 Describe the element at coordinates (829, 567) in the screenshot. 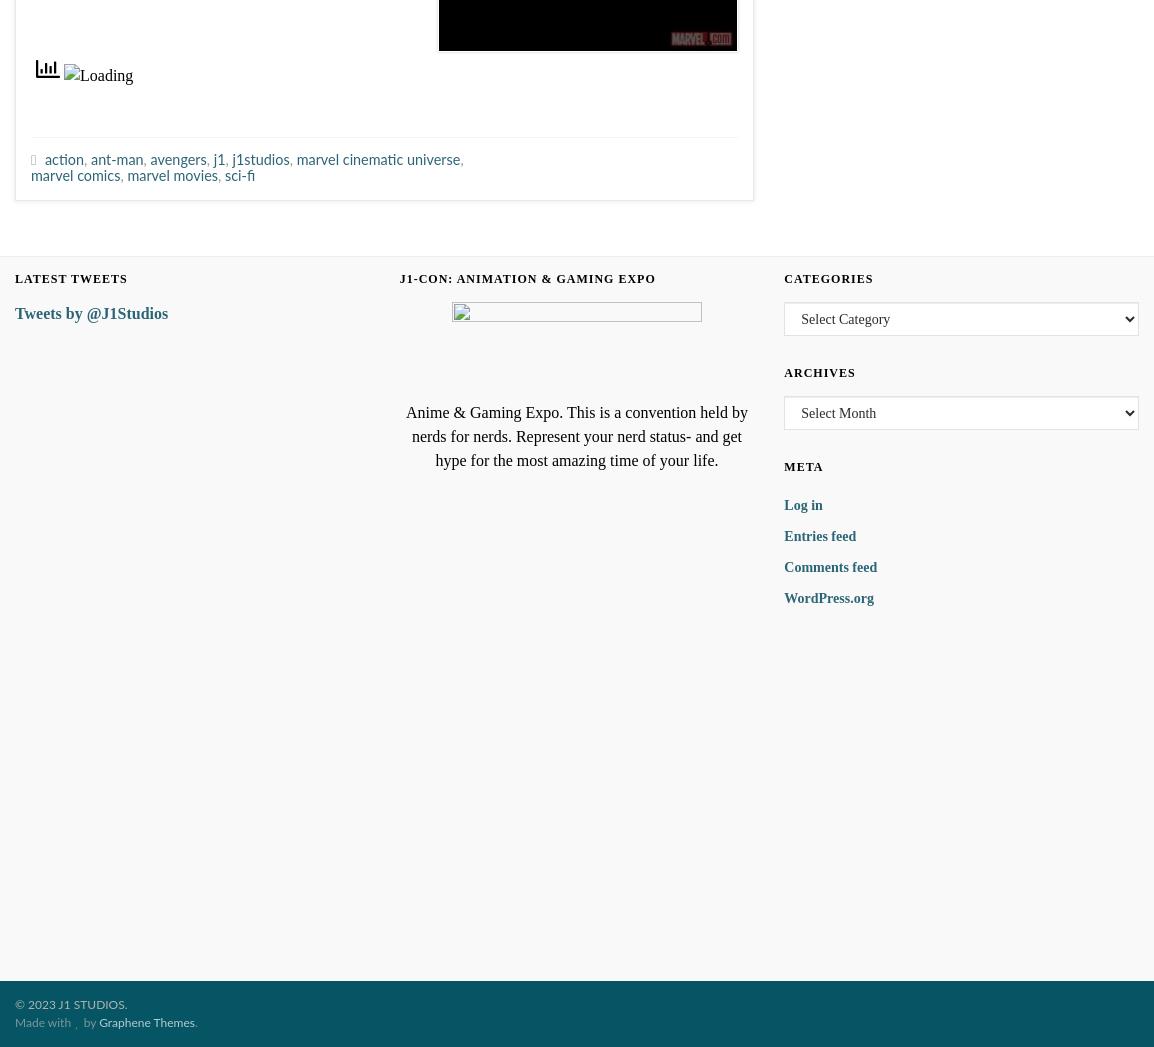

I see `'Comments feed'` at that location.